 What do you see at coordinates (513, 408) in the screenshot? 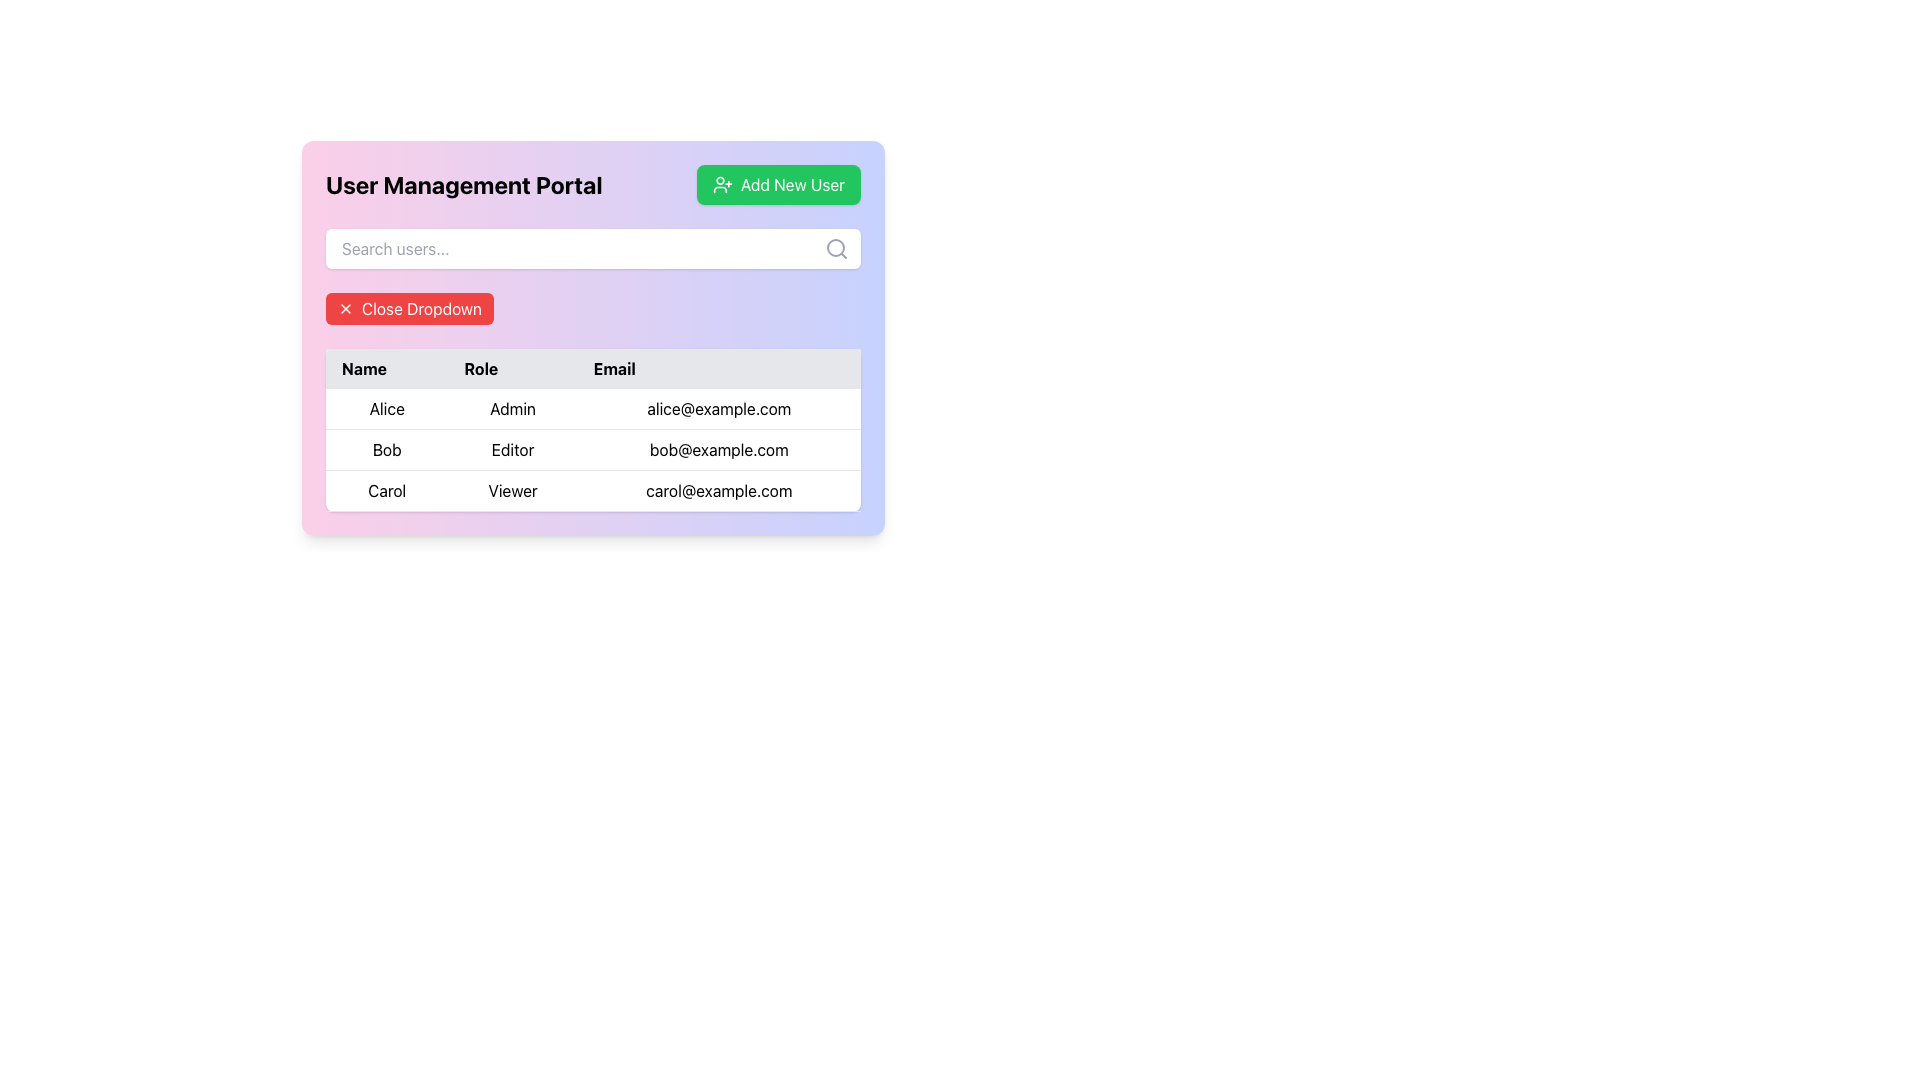
I see `text of the table cell that identifies user 'Alice' as an Admin, located in the second column labeled 'Role' in the first row` at bounding box center [513, 408].